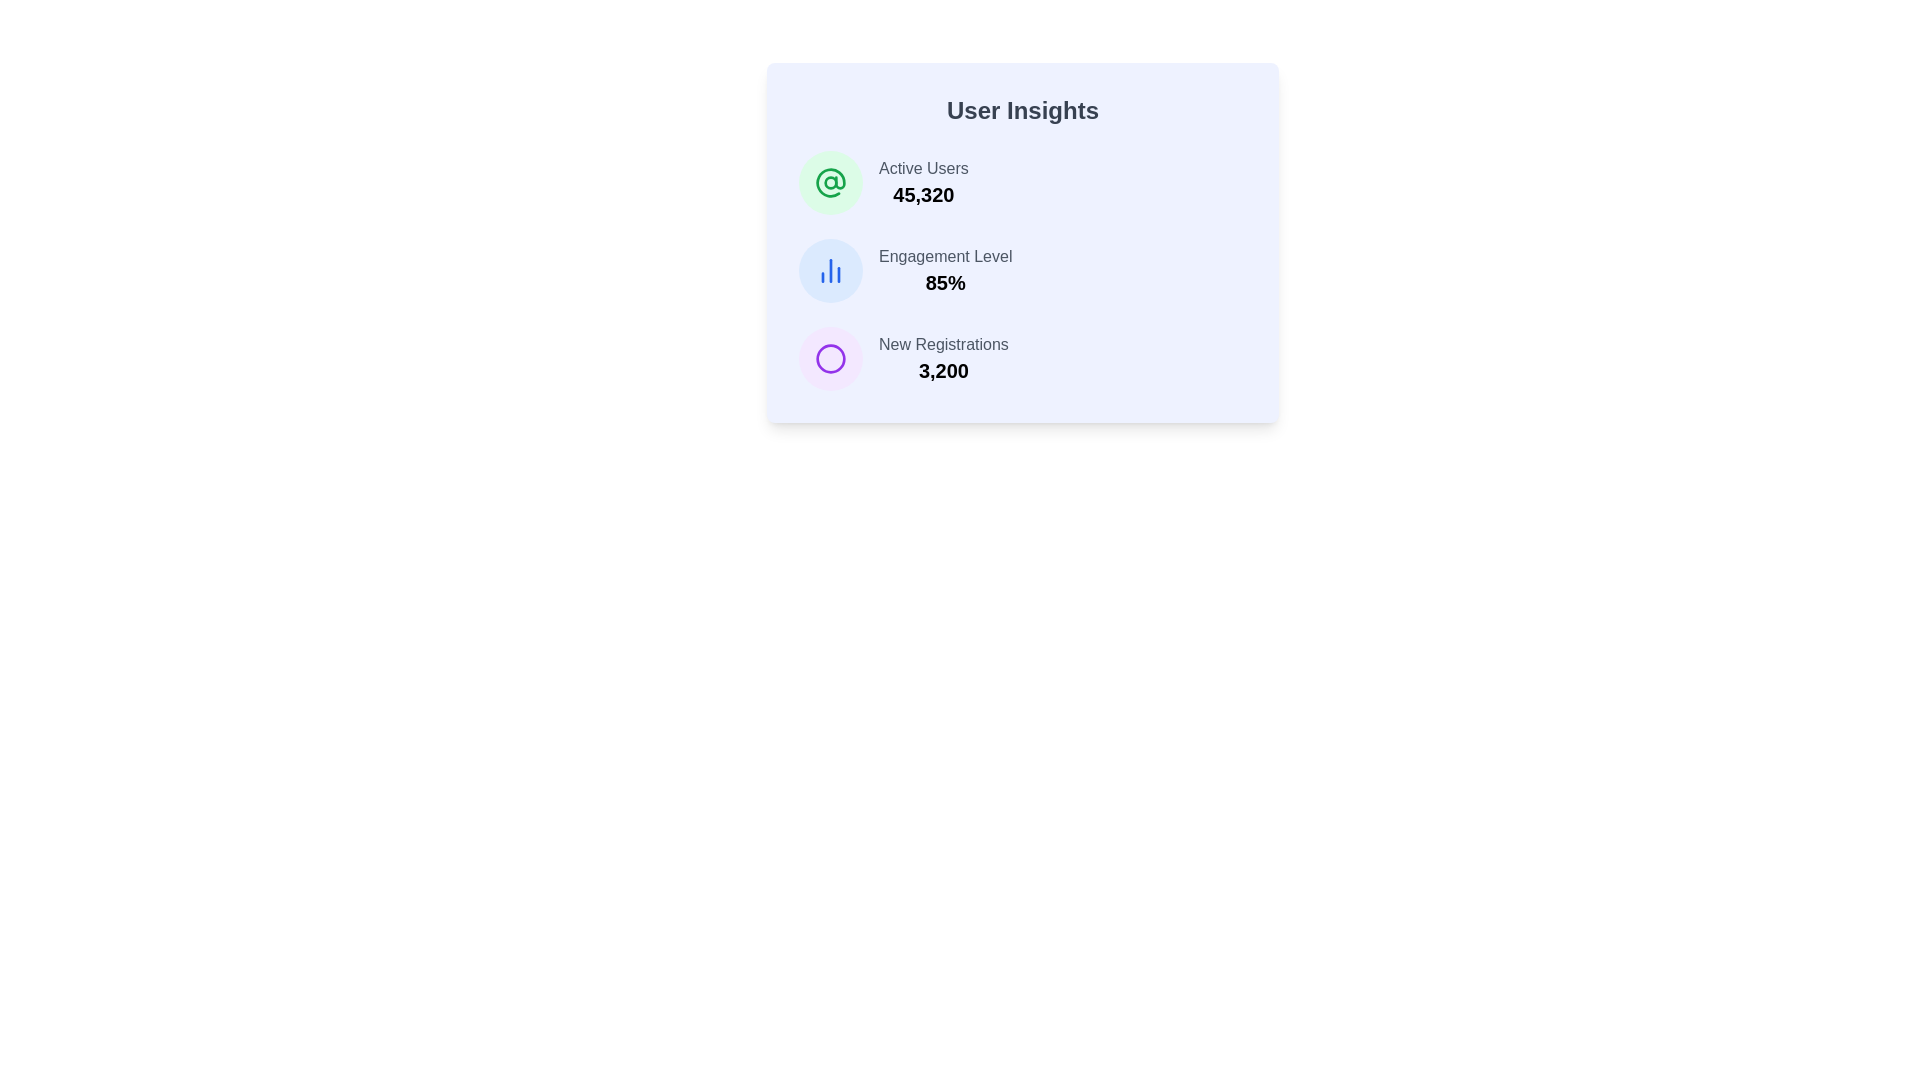  What do you see at coordinates (922, 168) in the screenshot?
I see `label 'Active Users' located in the upper-left section of the user insights card, directly above the '45,320' value and to the right of the '@' icon` at bounding box center [922, 168].